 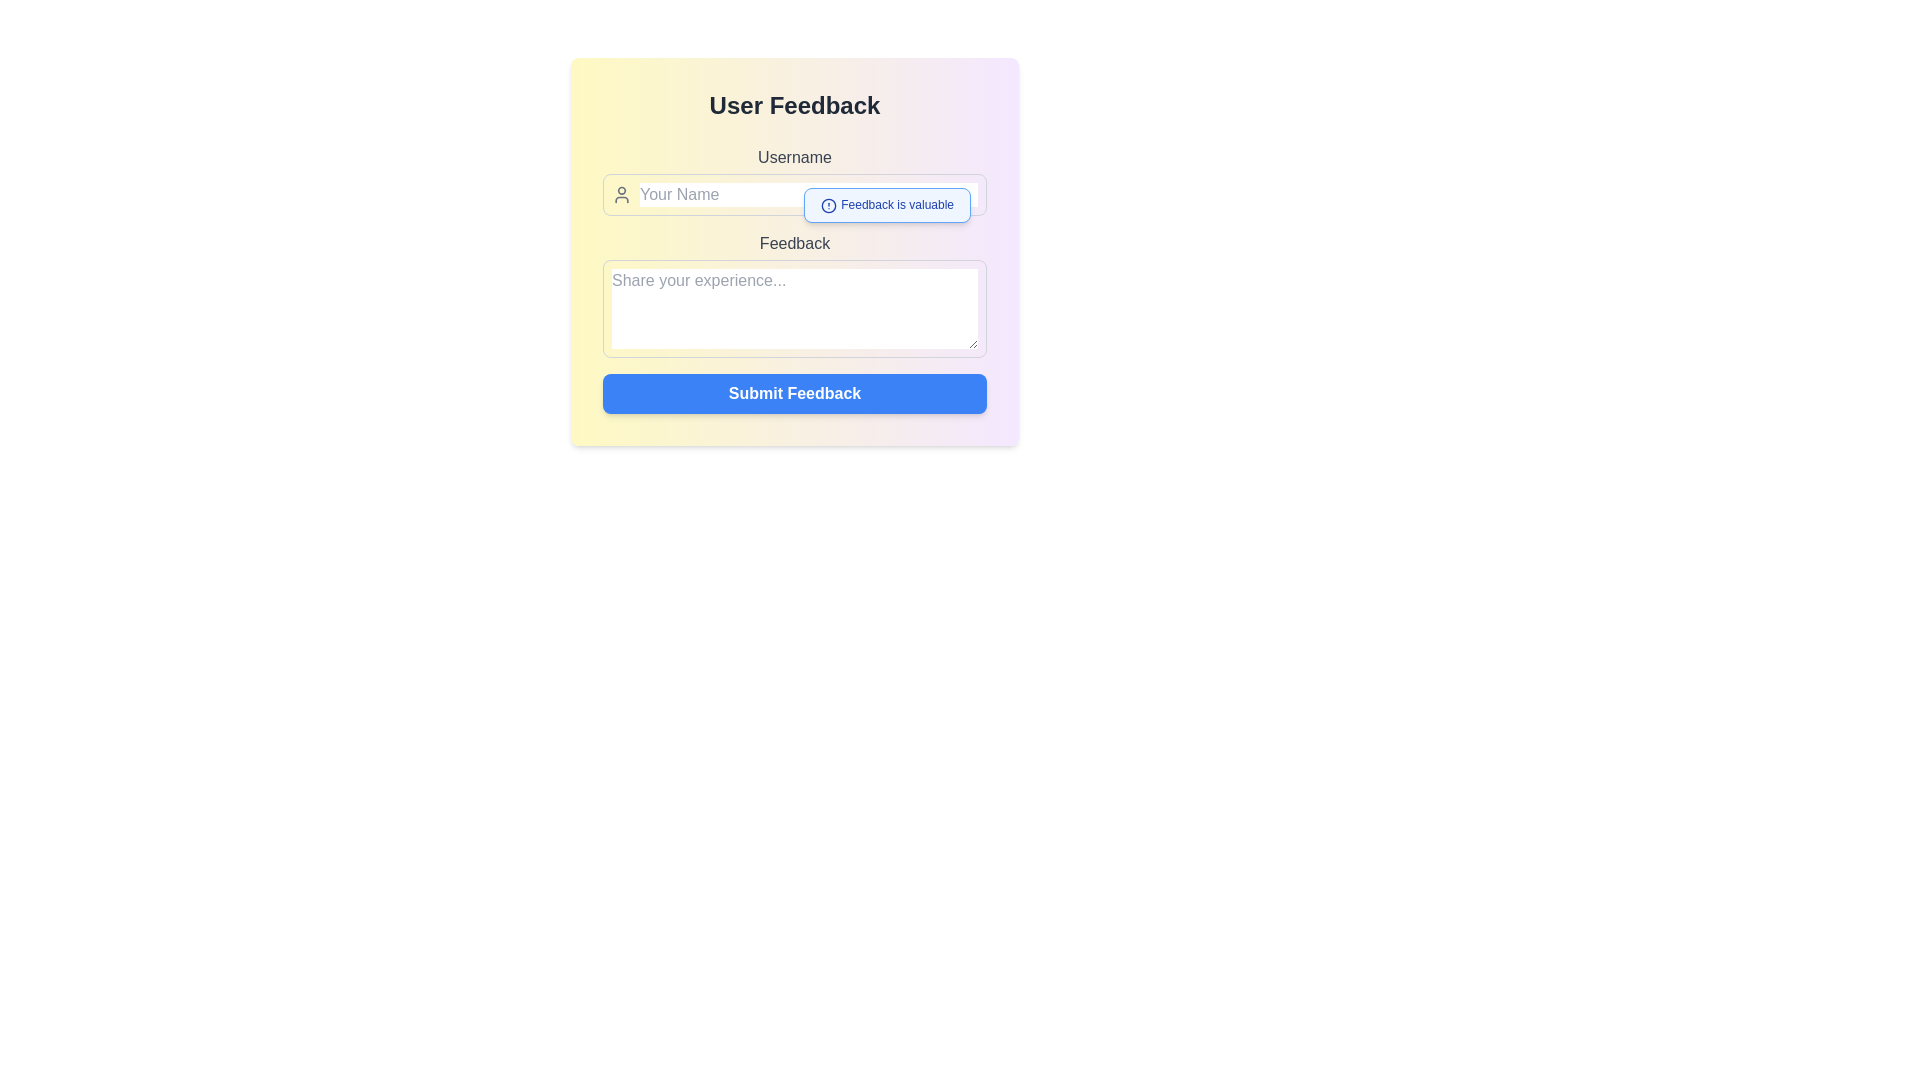 I want to click on the username text input field, so click(x=794, y=181).